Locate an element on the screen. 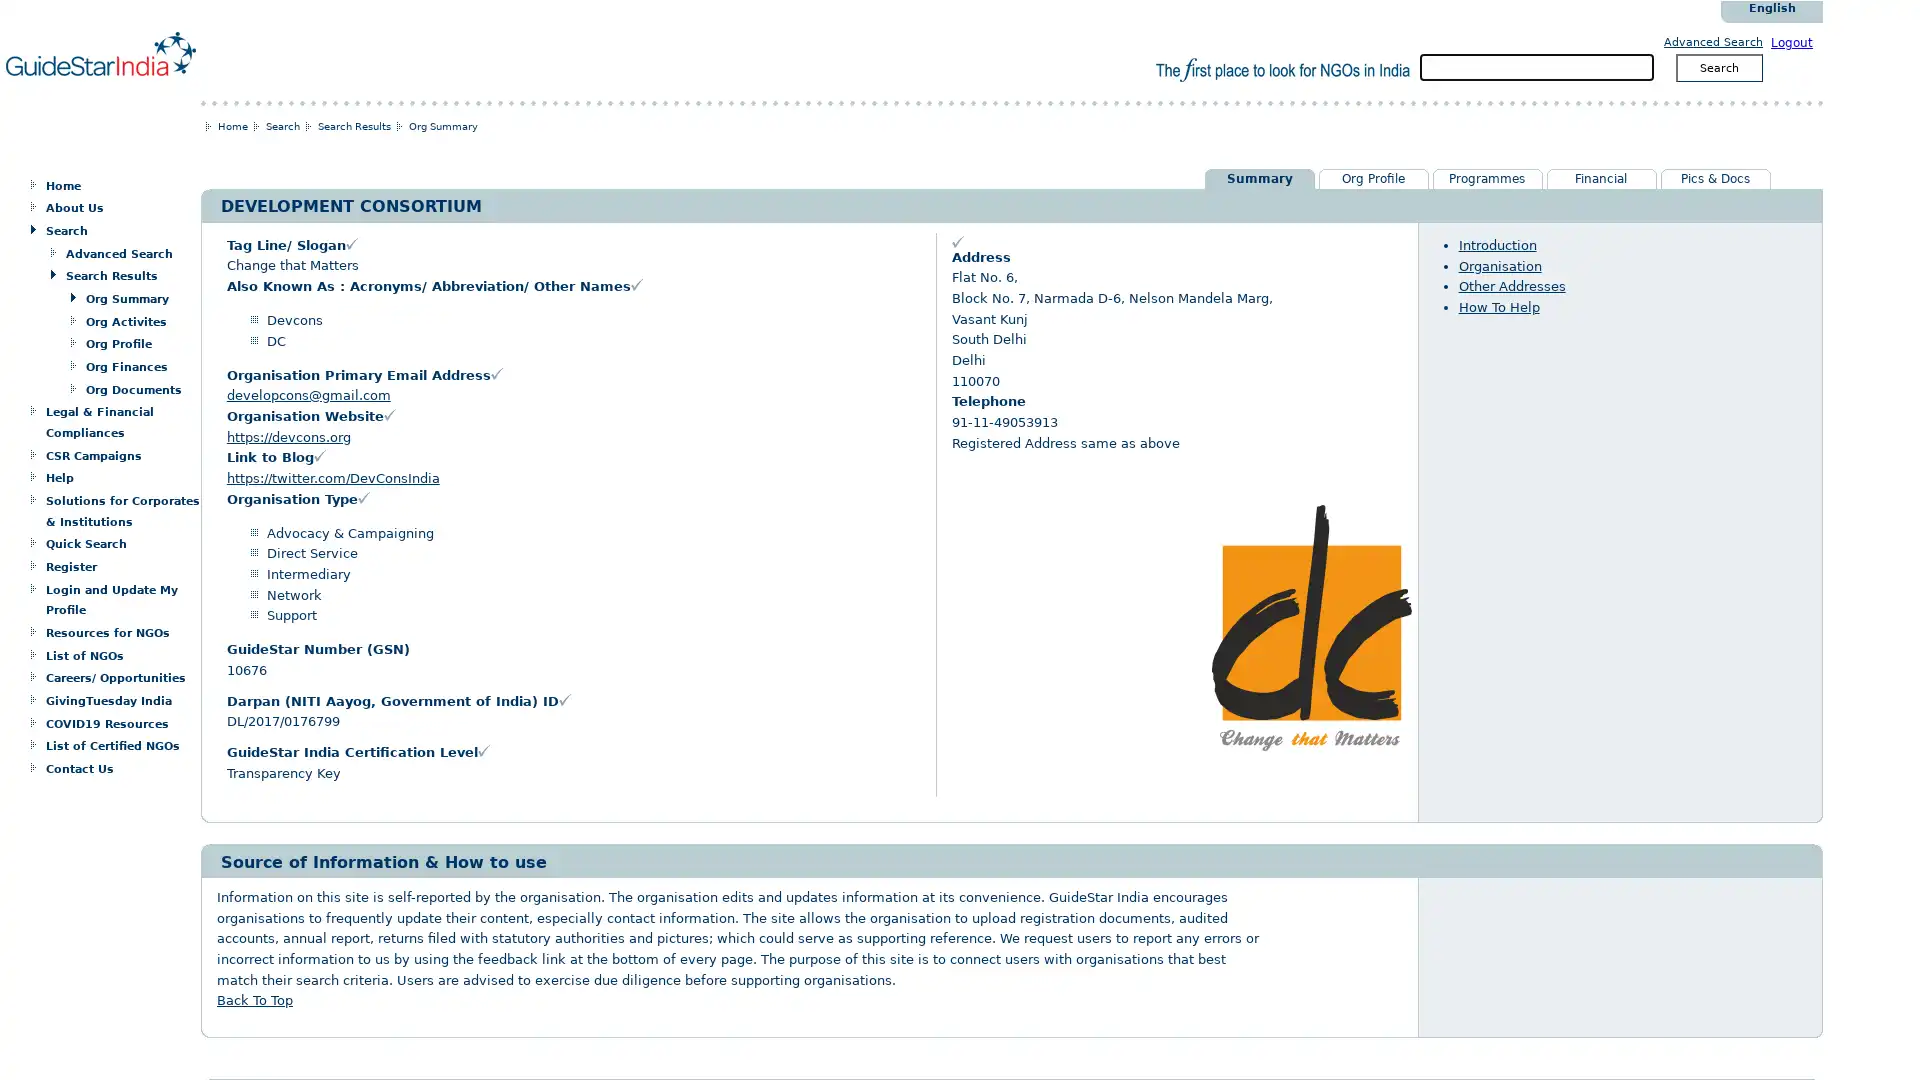 The height and width of the screenshot is (1080, 1920). Search is located at coordinates (1717, 65).